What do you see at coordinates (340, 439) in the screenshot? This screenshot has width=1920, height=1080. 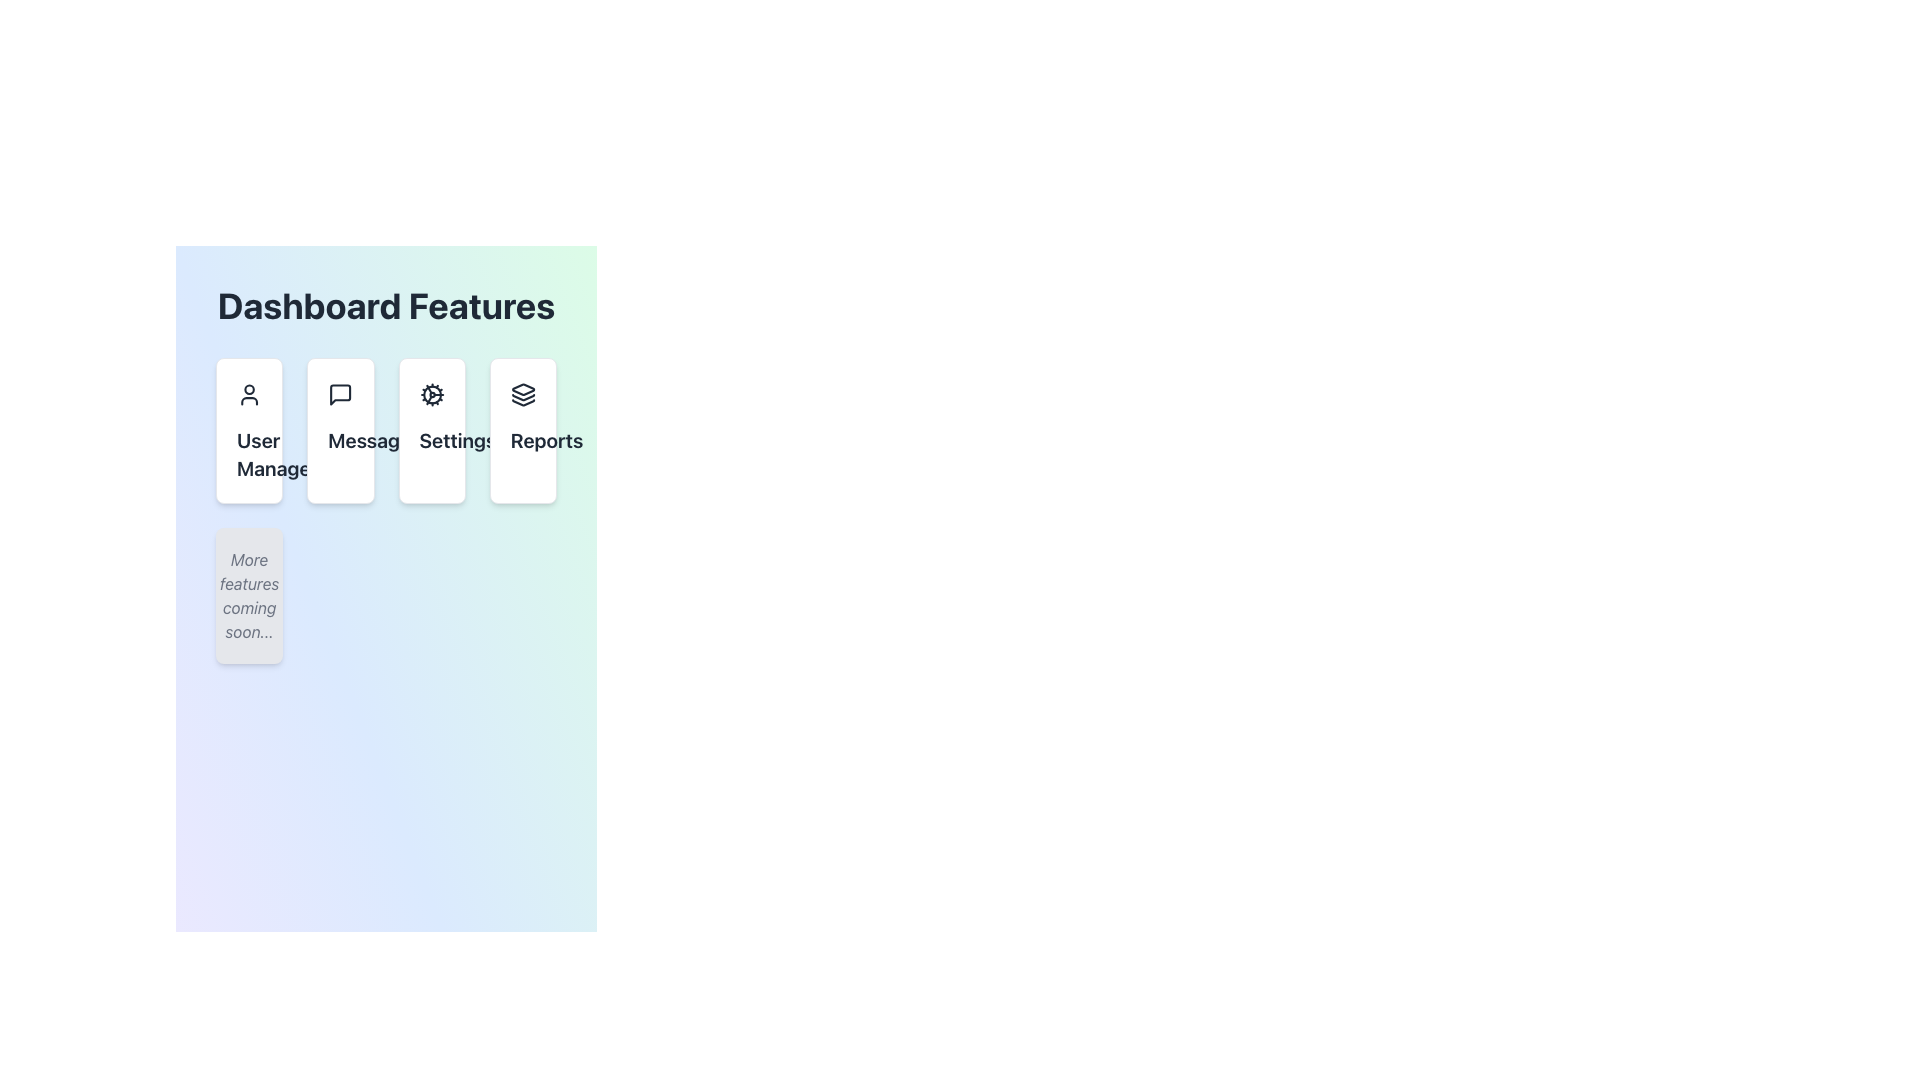 I see `text label displaying 'Messages' which is a bold, large font text centered under a messaging icon in the Dashboard Features section` at bounding box center [340, 439].